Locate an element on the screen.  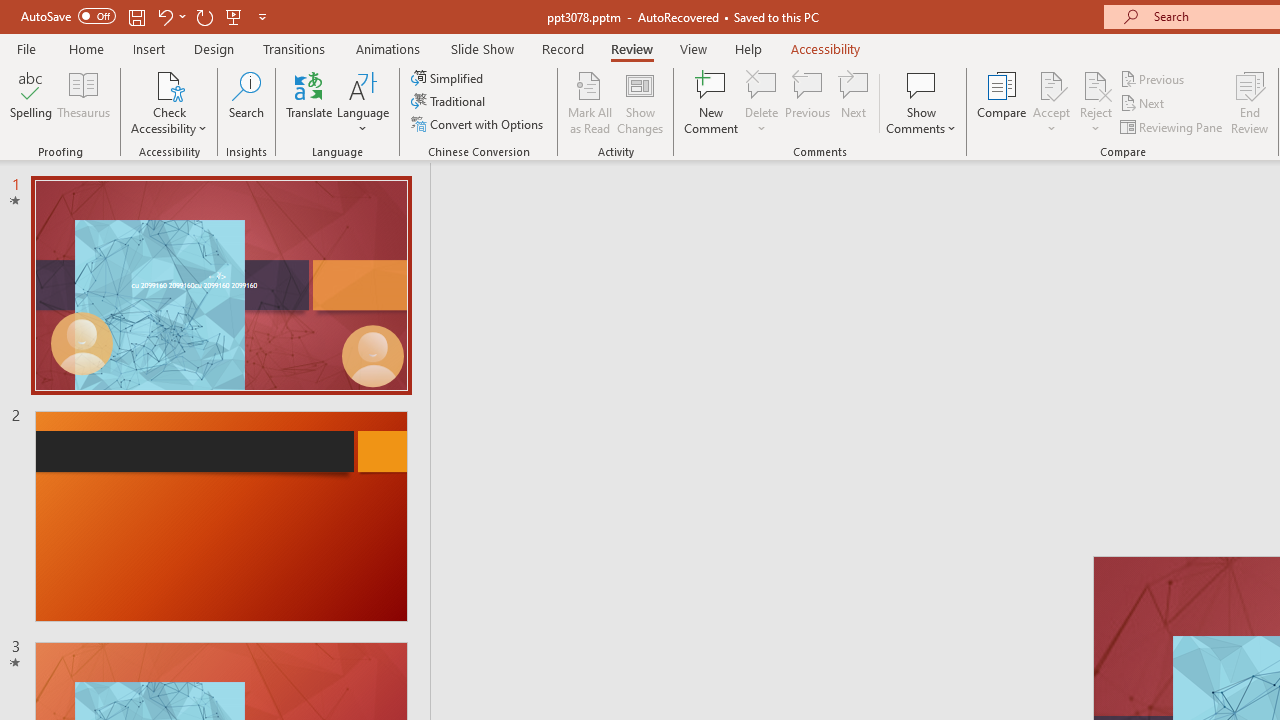
'New Comment' is located at coordinates (711, 103).